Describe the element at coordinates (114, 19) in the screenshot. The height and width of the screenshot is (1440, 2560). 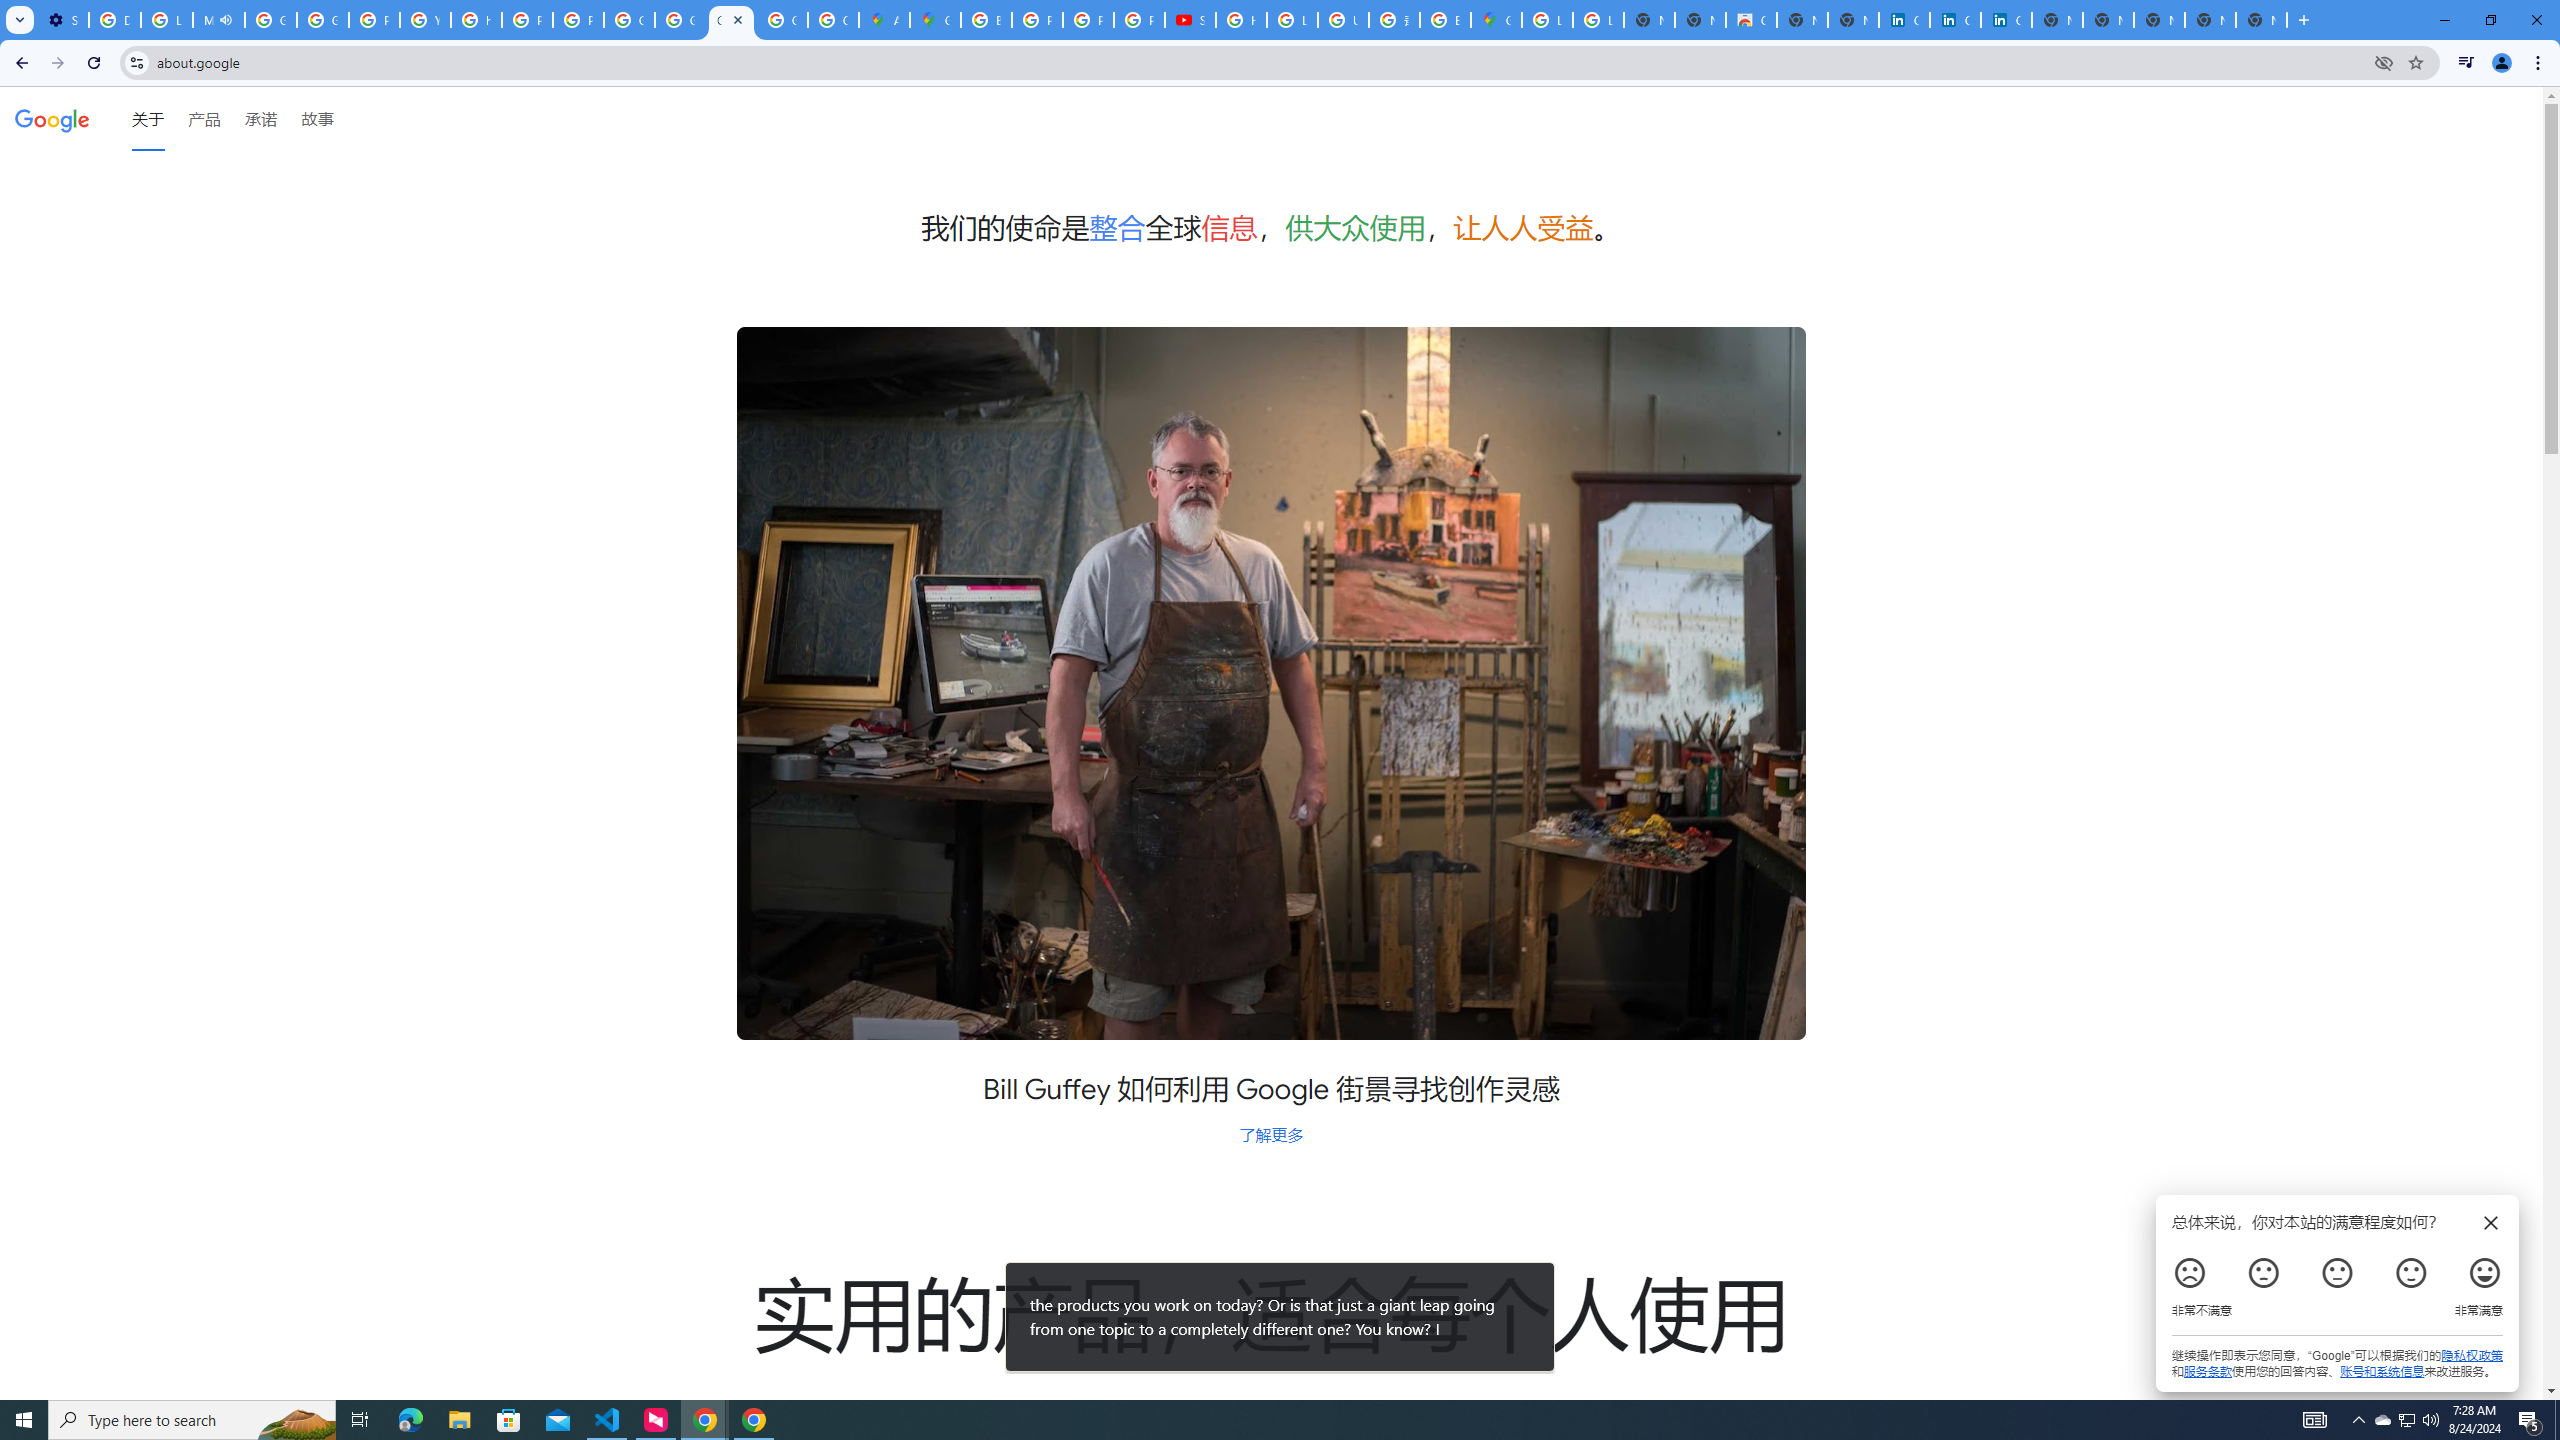
I see `'Delete photos & videos - Computer - Google Photos Help'` at that location.